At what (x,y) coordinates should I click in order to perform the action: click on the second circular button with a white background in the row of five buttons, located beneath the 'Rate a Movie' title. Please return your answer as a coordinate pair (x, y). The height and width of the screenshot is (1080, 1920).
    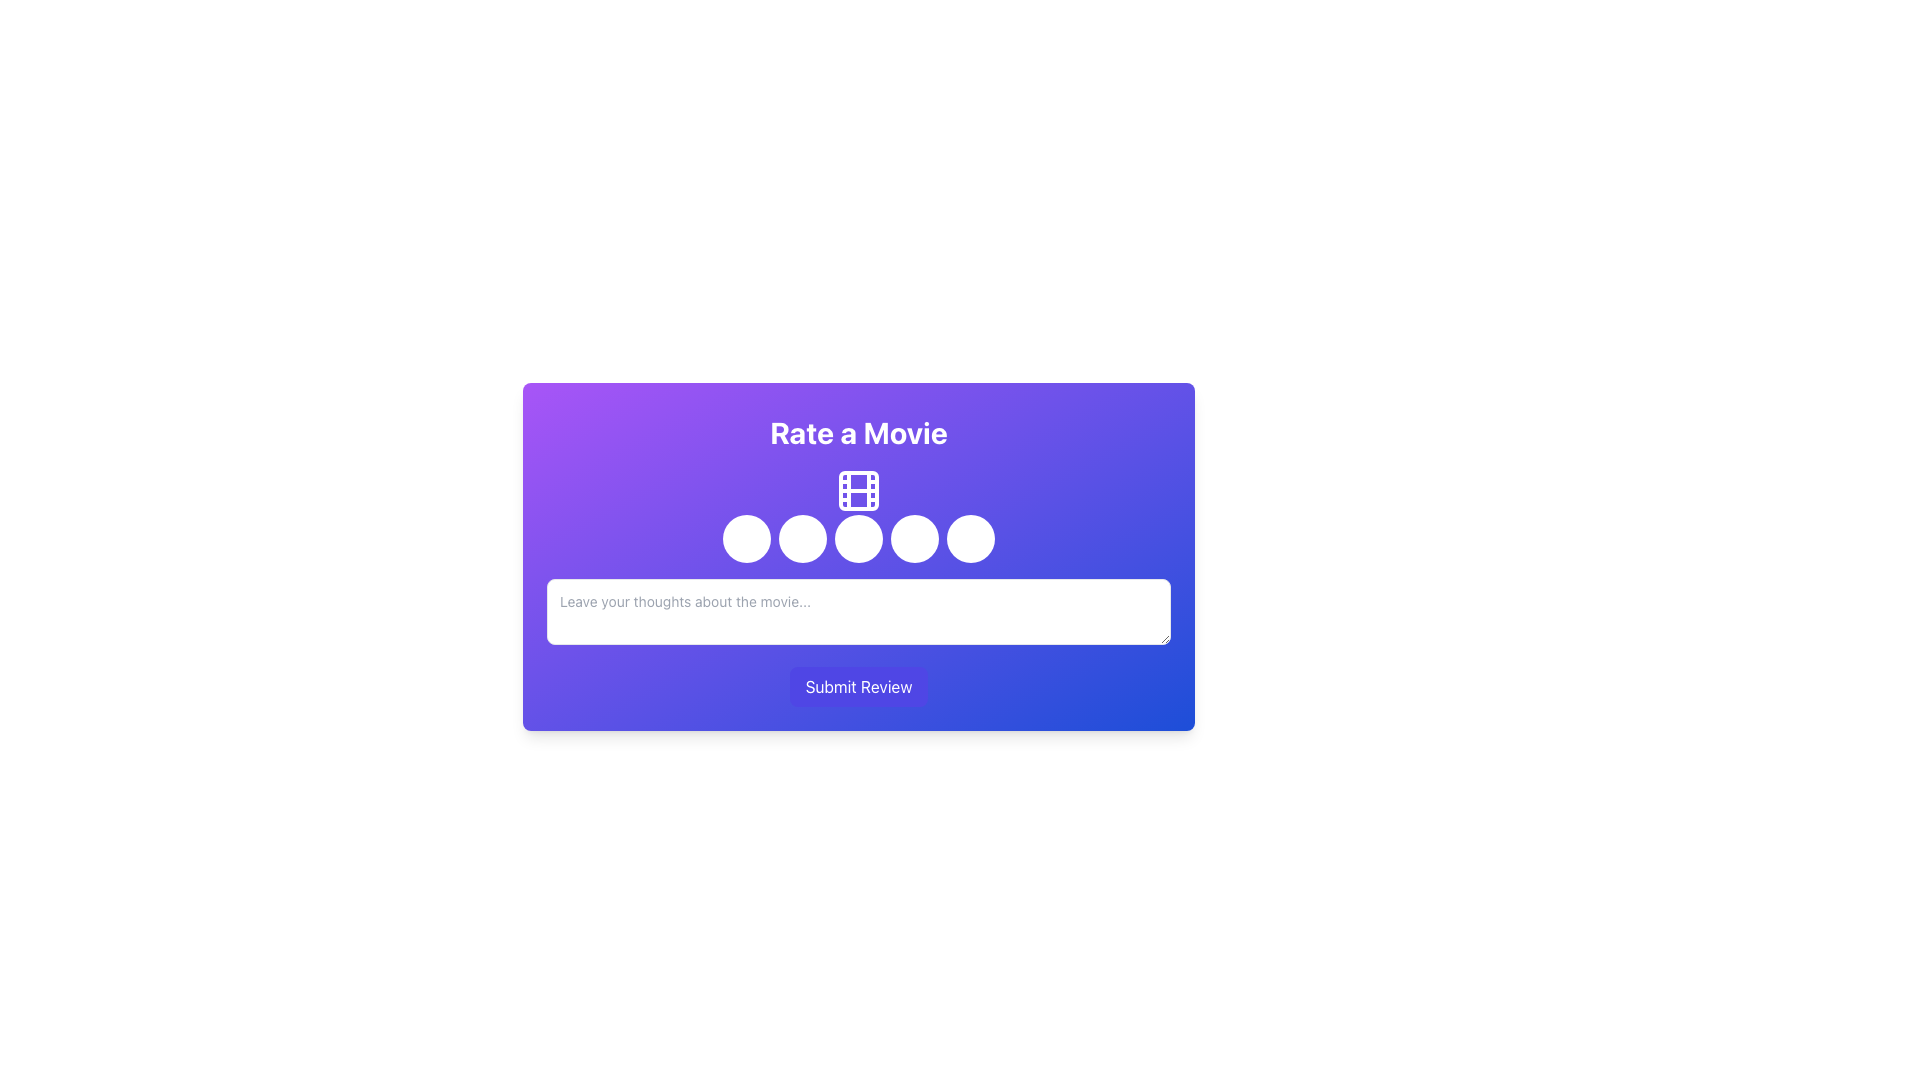
    Looking at the image, I should click on (802, 538).